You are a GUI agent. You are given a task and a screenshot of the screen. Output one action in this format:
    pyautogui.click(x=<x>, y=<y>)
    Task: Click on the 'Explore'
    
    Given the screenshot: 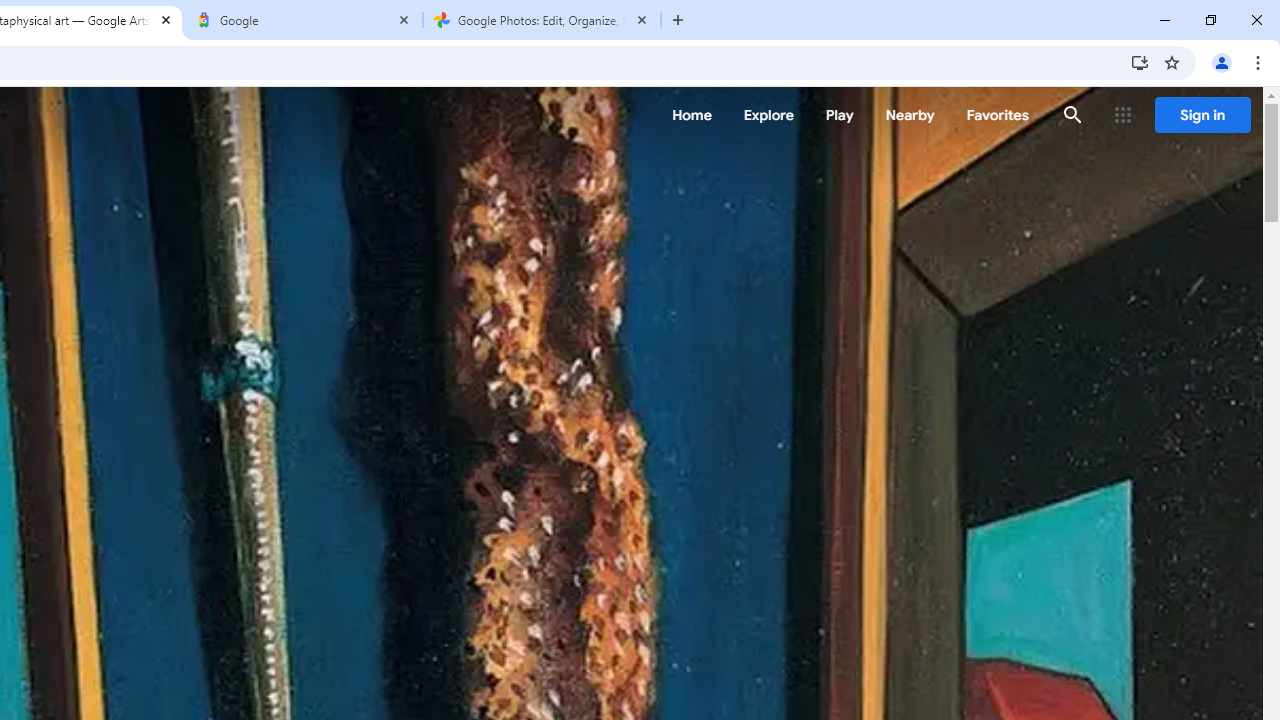 What is the action you would take?
    pyautogui.click(x=767, y=115)
    